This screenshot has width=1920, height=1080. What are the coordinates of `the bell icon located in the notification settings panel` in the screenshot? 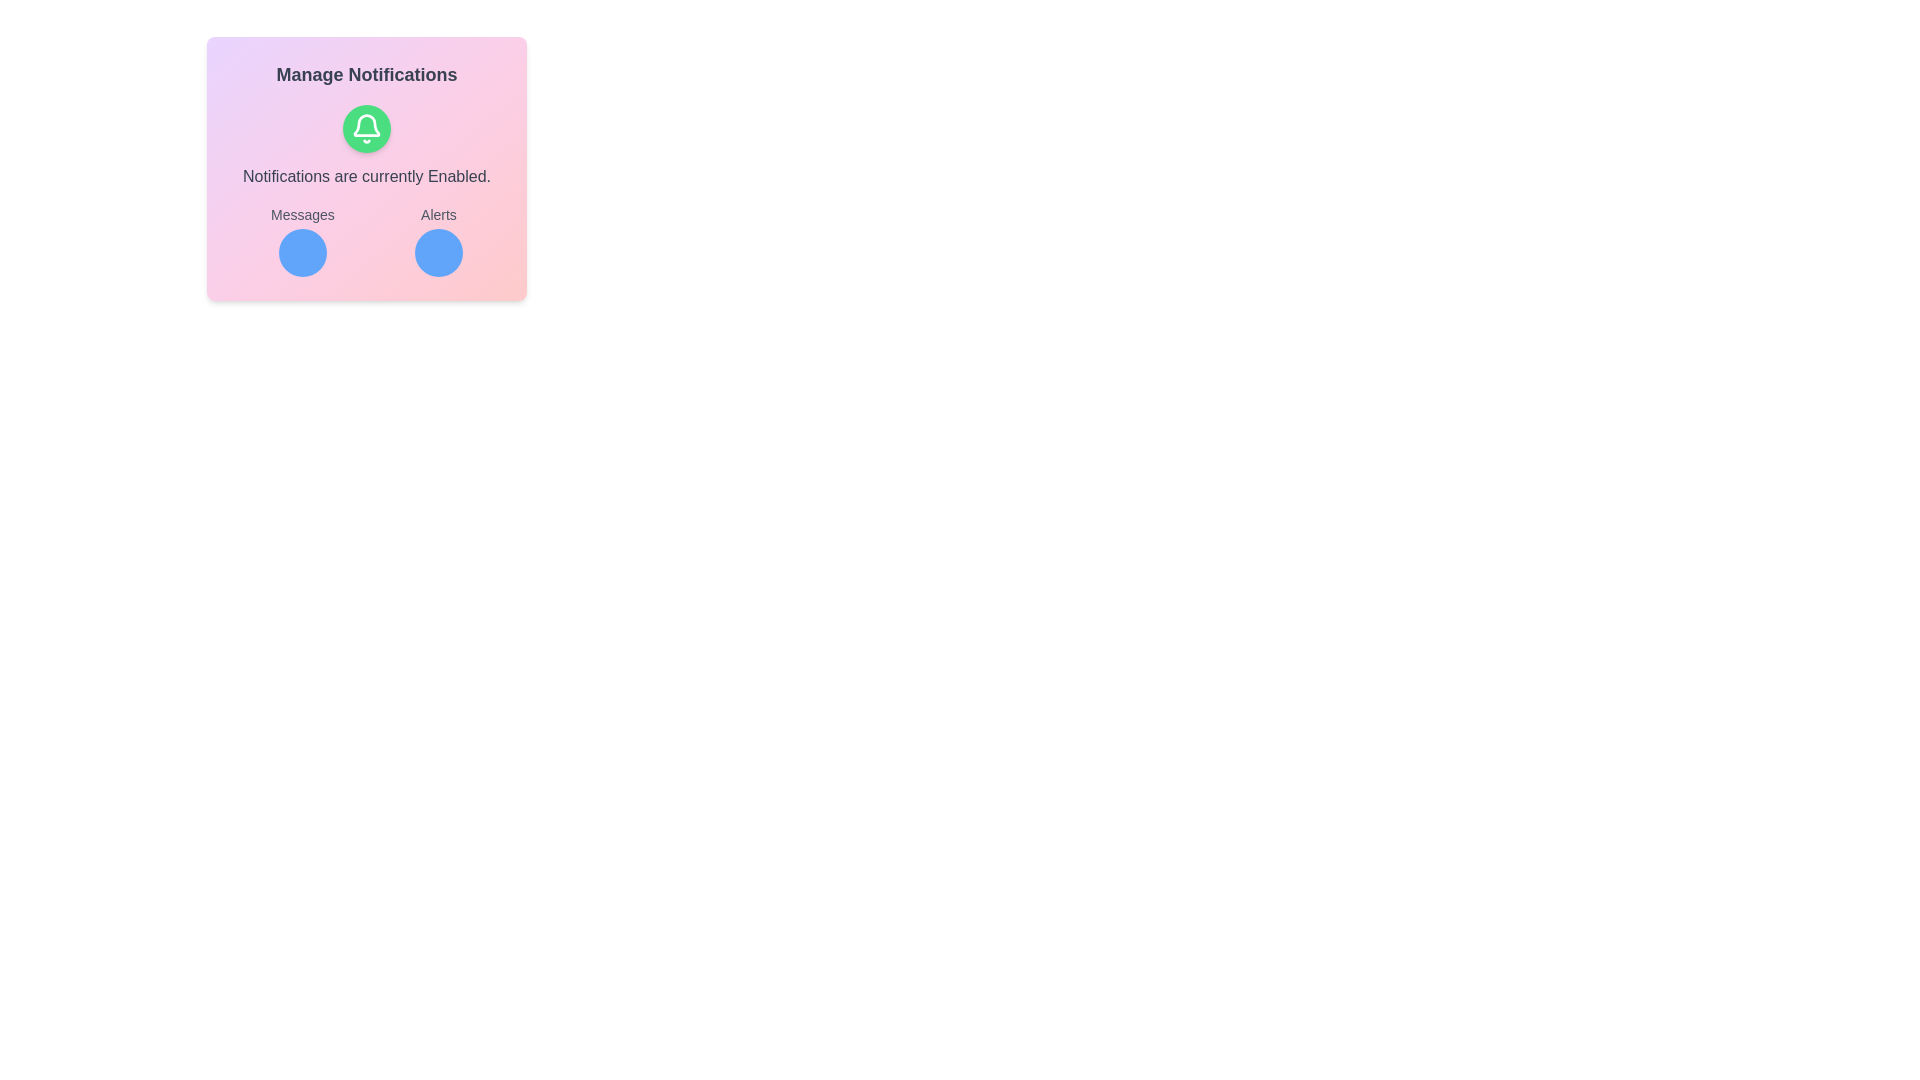 It's located at (366, 128).